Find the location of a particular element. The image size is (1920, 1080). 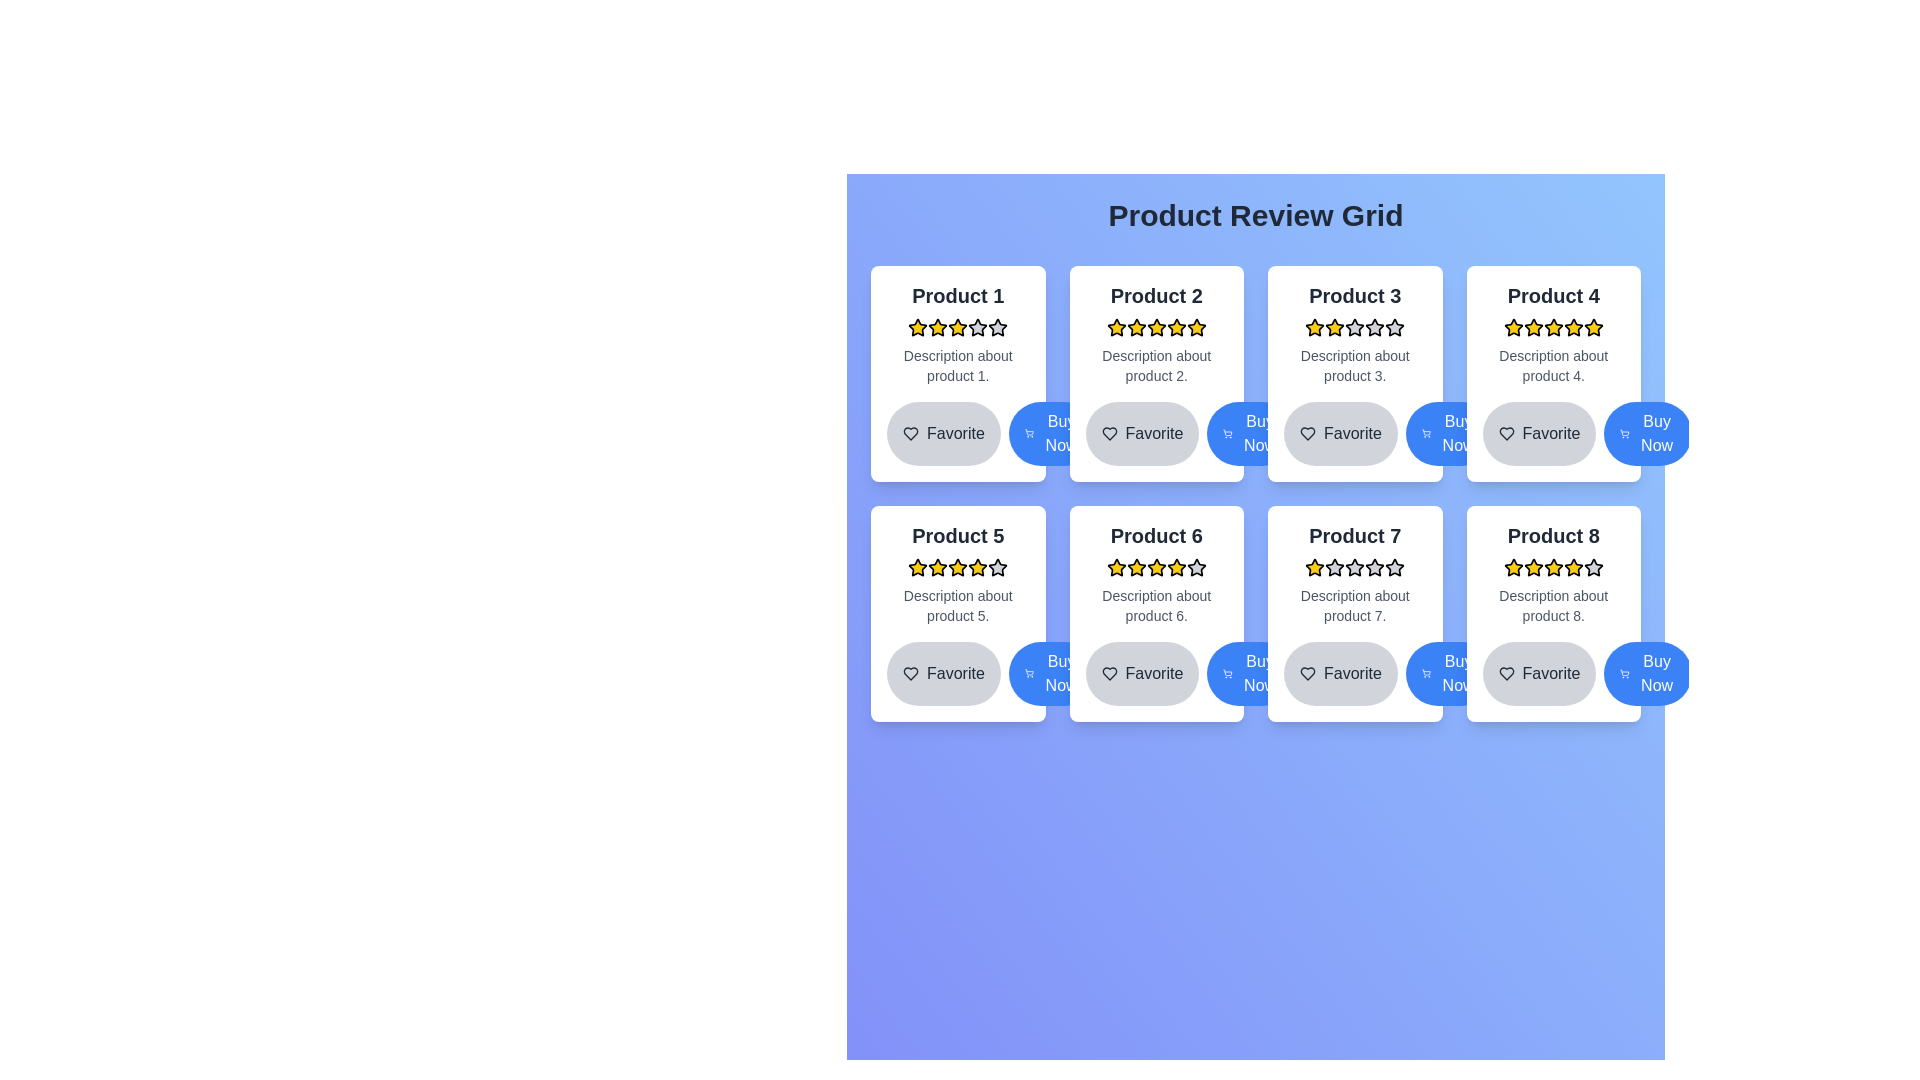

the fifth star icon in the product rating section for 'Product 8', which is outlined in black and filled with light gray, located beneath the product name and above the 'Favorite' and 'Buy Now' buttons is located at coordinates (1592, 567).